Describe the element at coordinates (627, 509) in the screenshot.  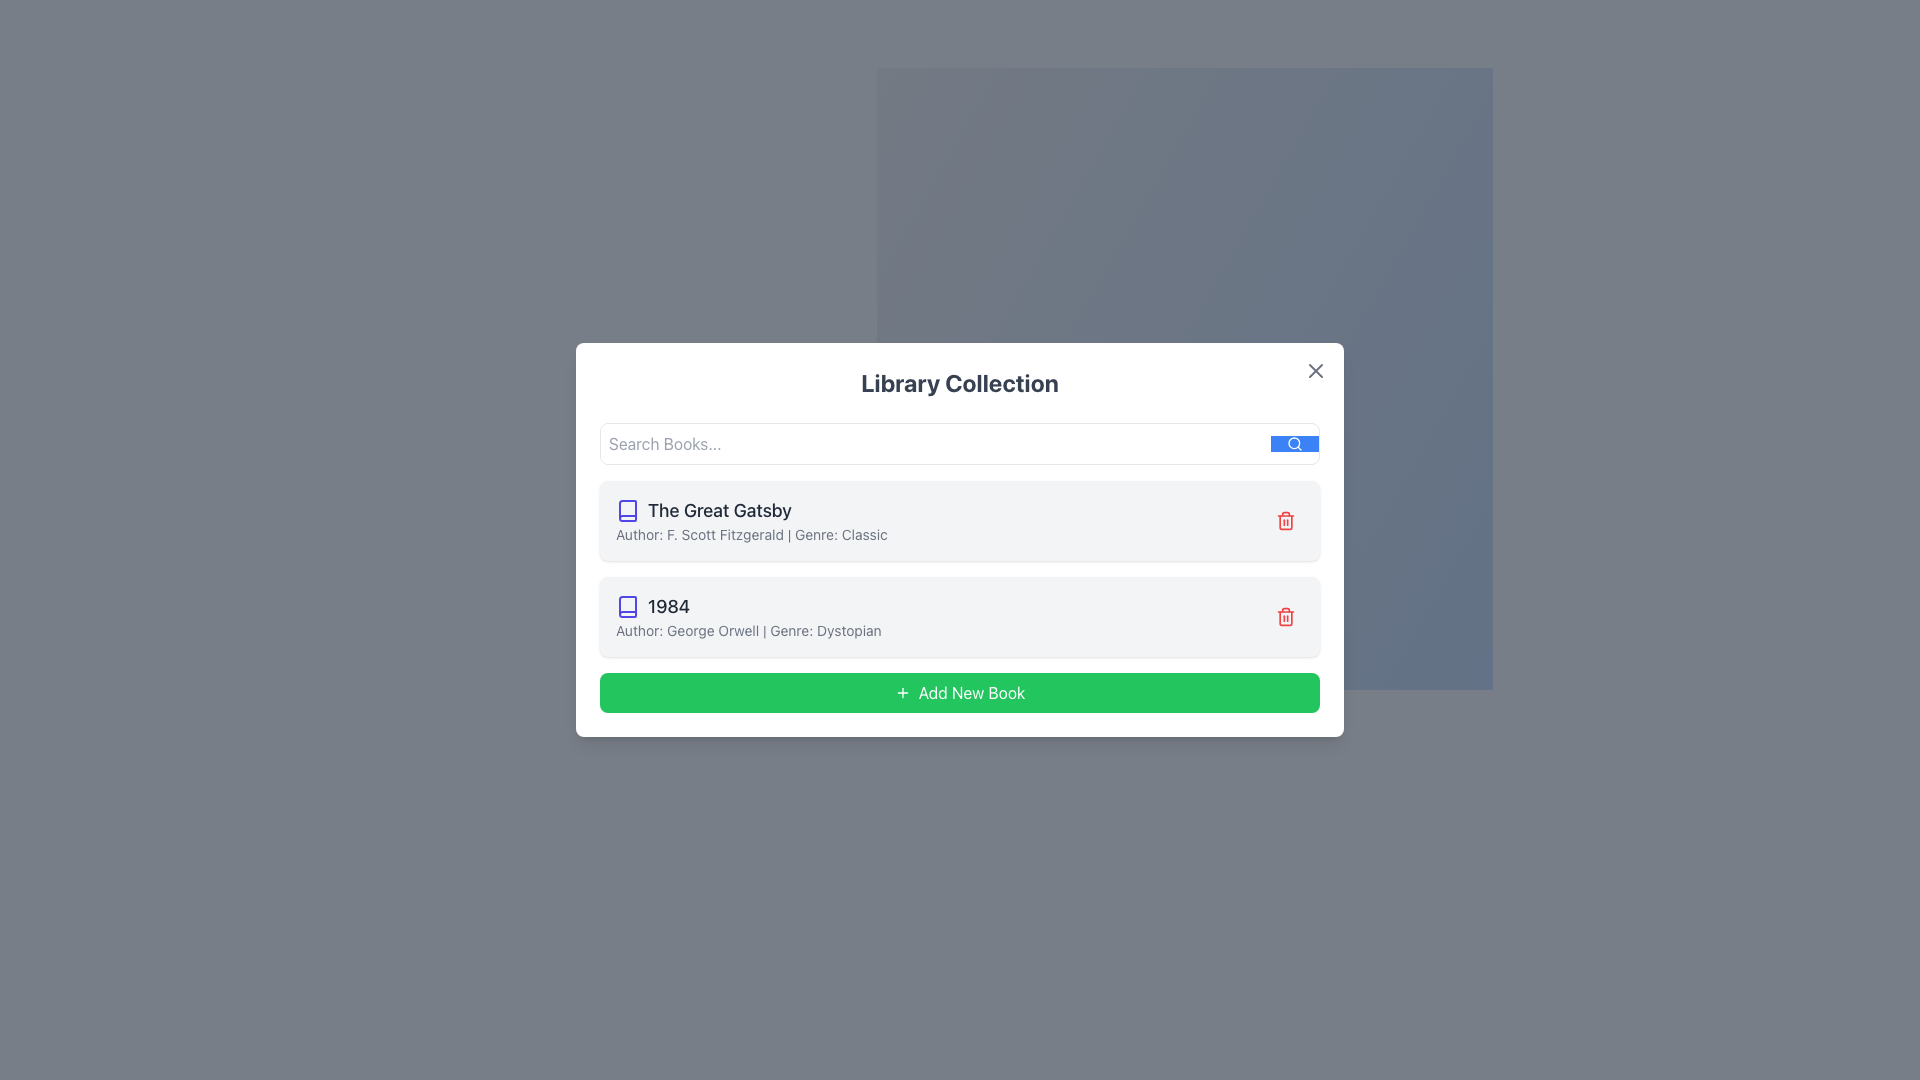
I see `the SVG Icon that visually indicates the book 'The Great Gatsby', located to the far left of the list item` at that location.